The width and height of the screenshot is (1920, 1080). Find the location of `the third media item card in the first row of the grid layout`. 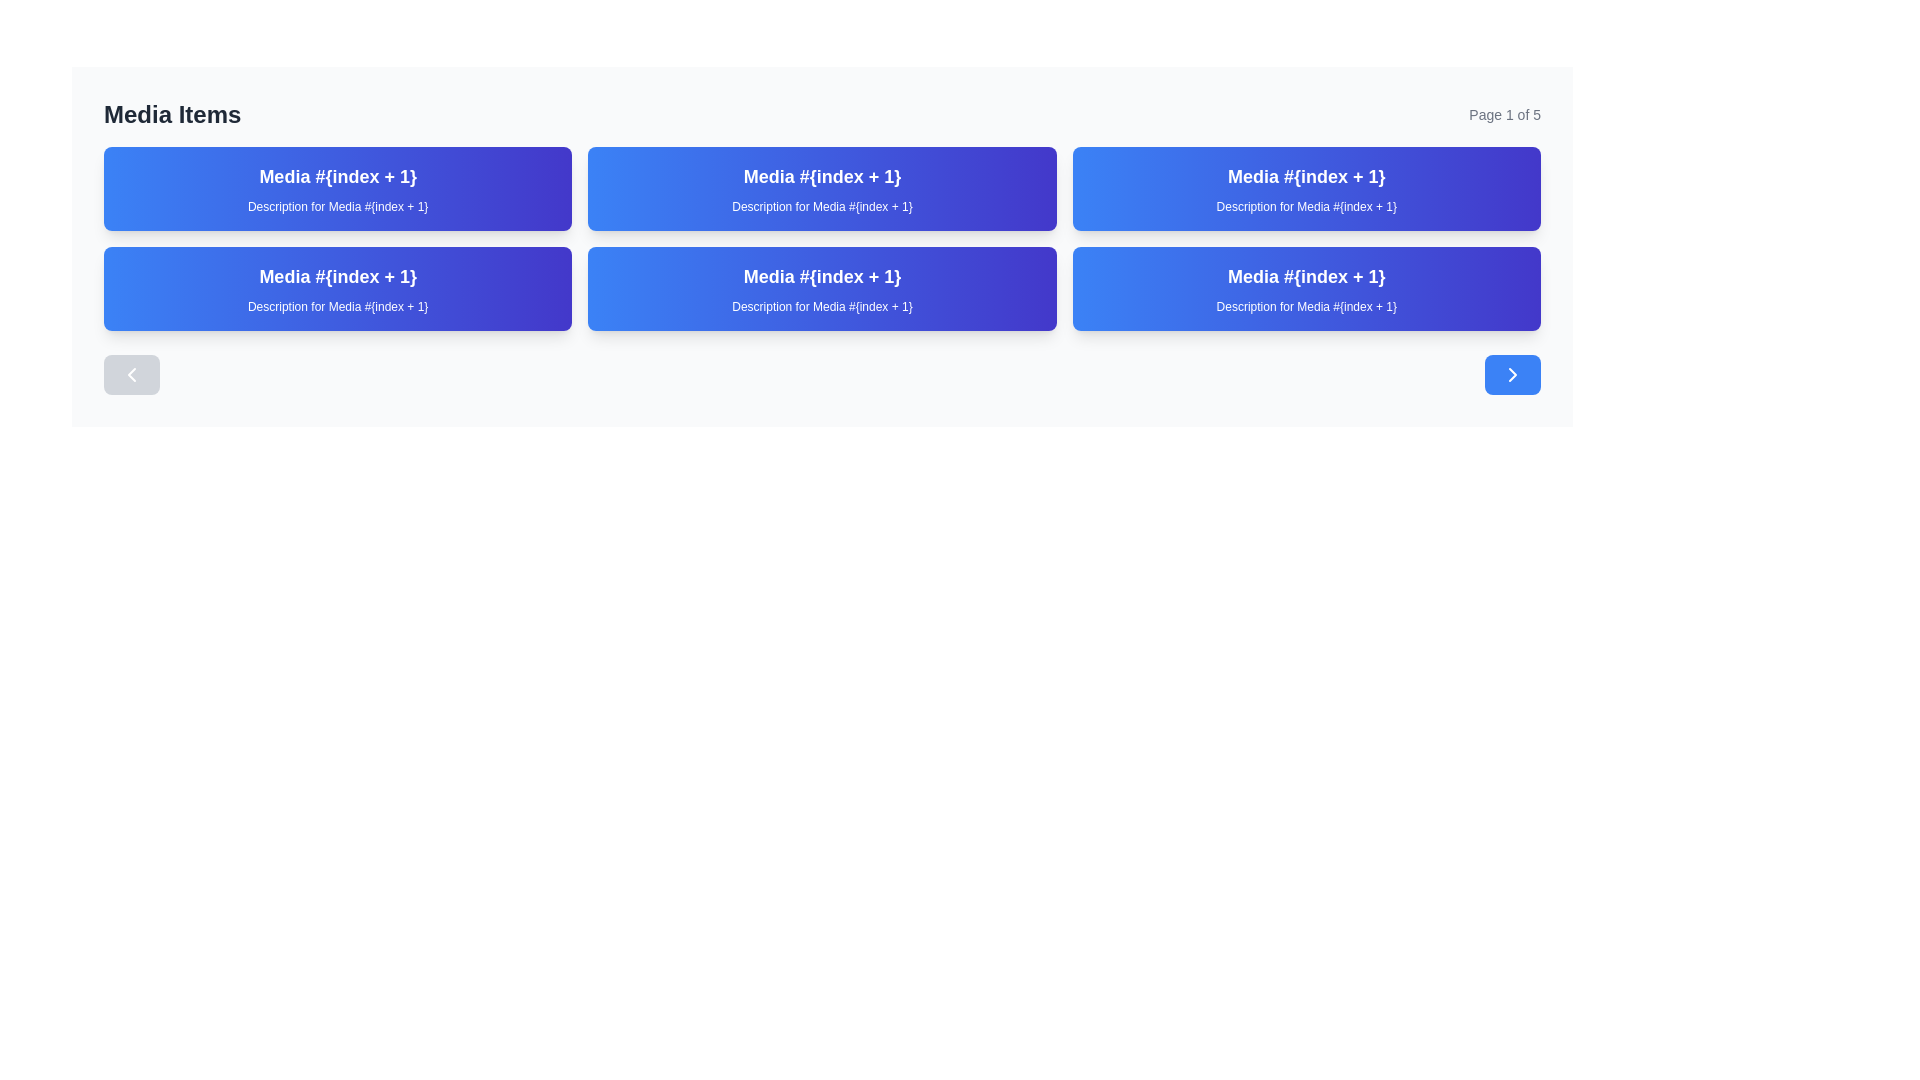

the third media item card in the first row of the grid layout is located at coordinates (1306, 189).